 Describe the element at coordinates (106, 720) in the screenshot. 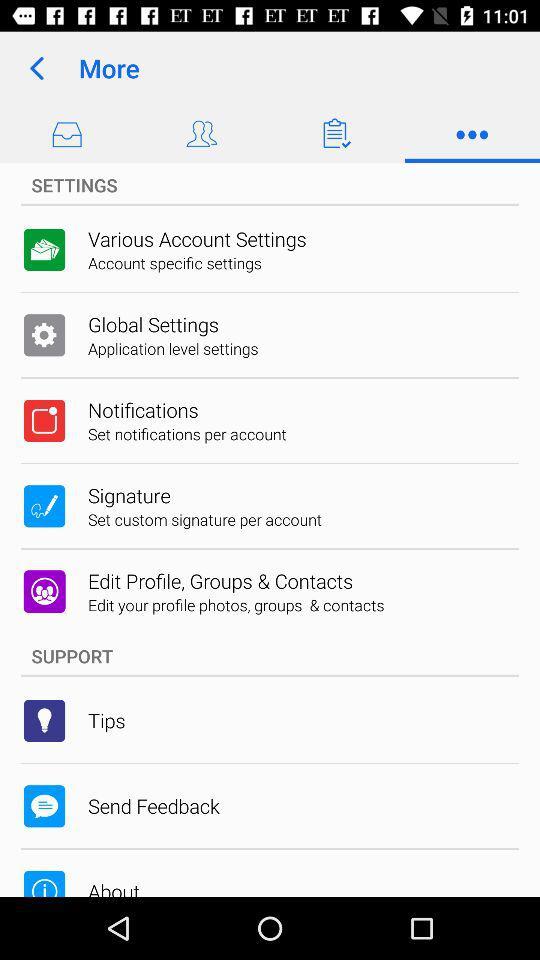

I see `the tips item` at that location.